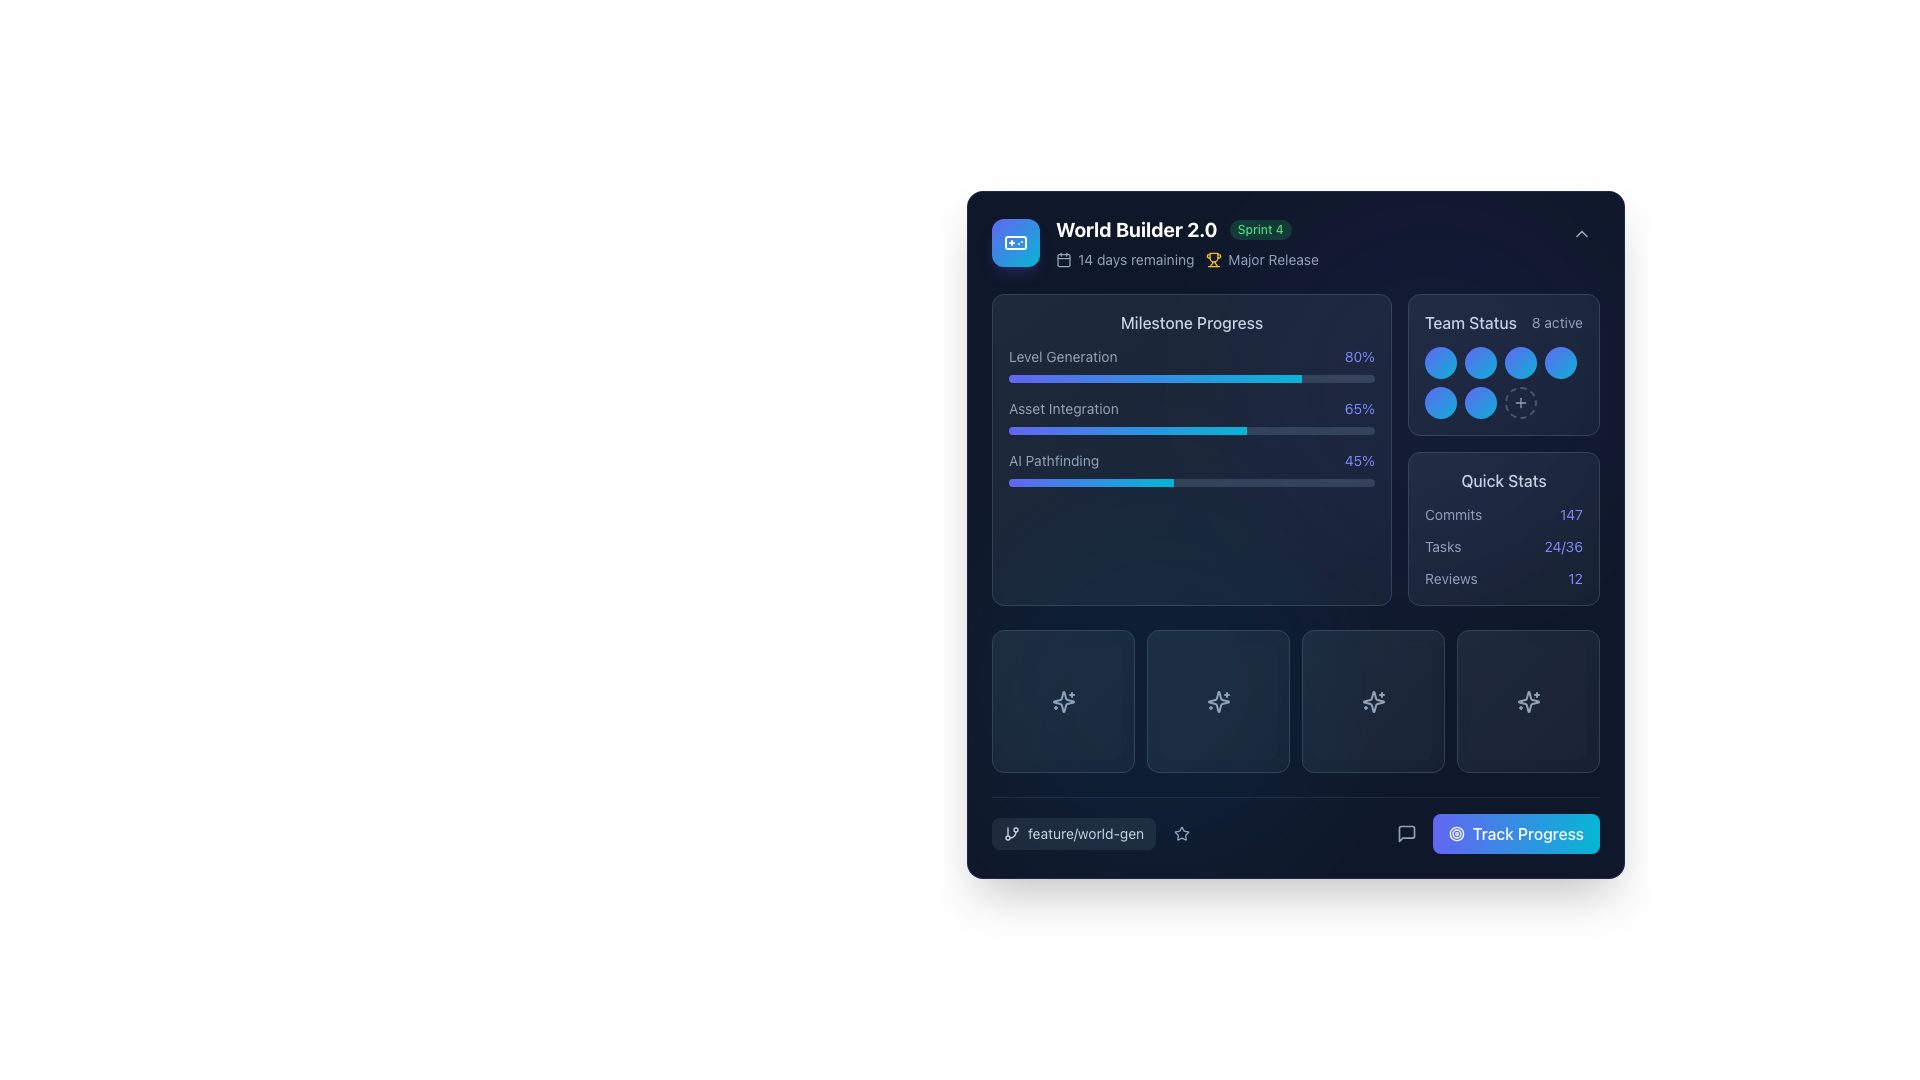  What do you see at coordinates (1503, 481) in the screenshot?
I see `the 'Quick Stats' text label, which is styled in light gray and located in the top header area of the 'Quick Stats' card` at bounding box center [1503, 481].